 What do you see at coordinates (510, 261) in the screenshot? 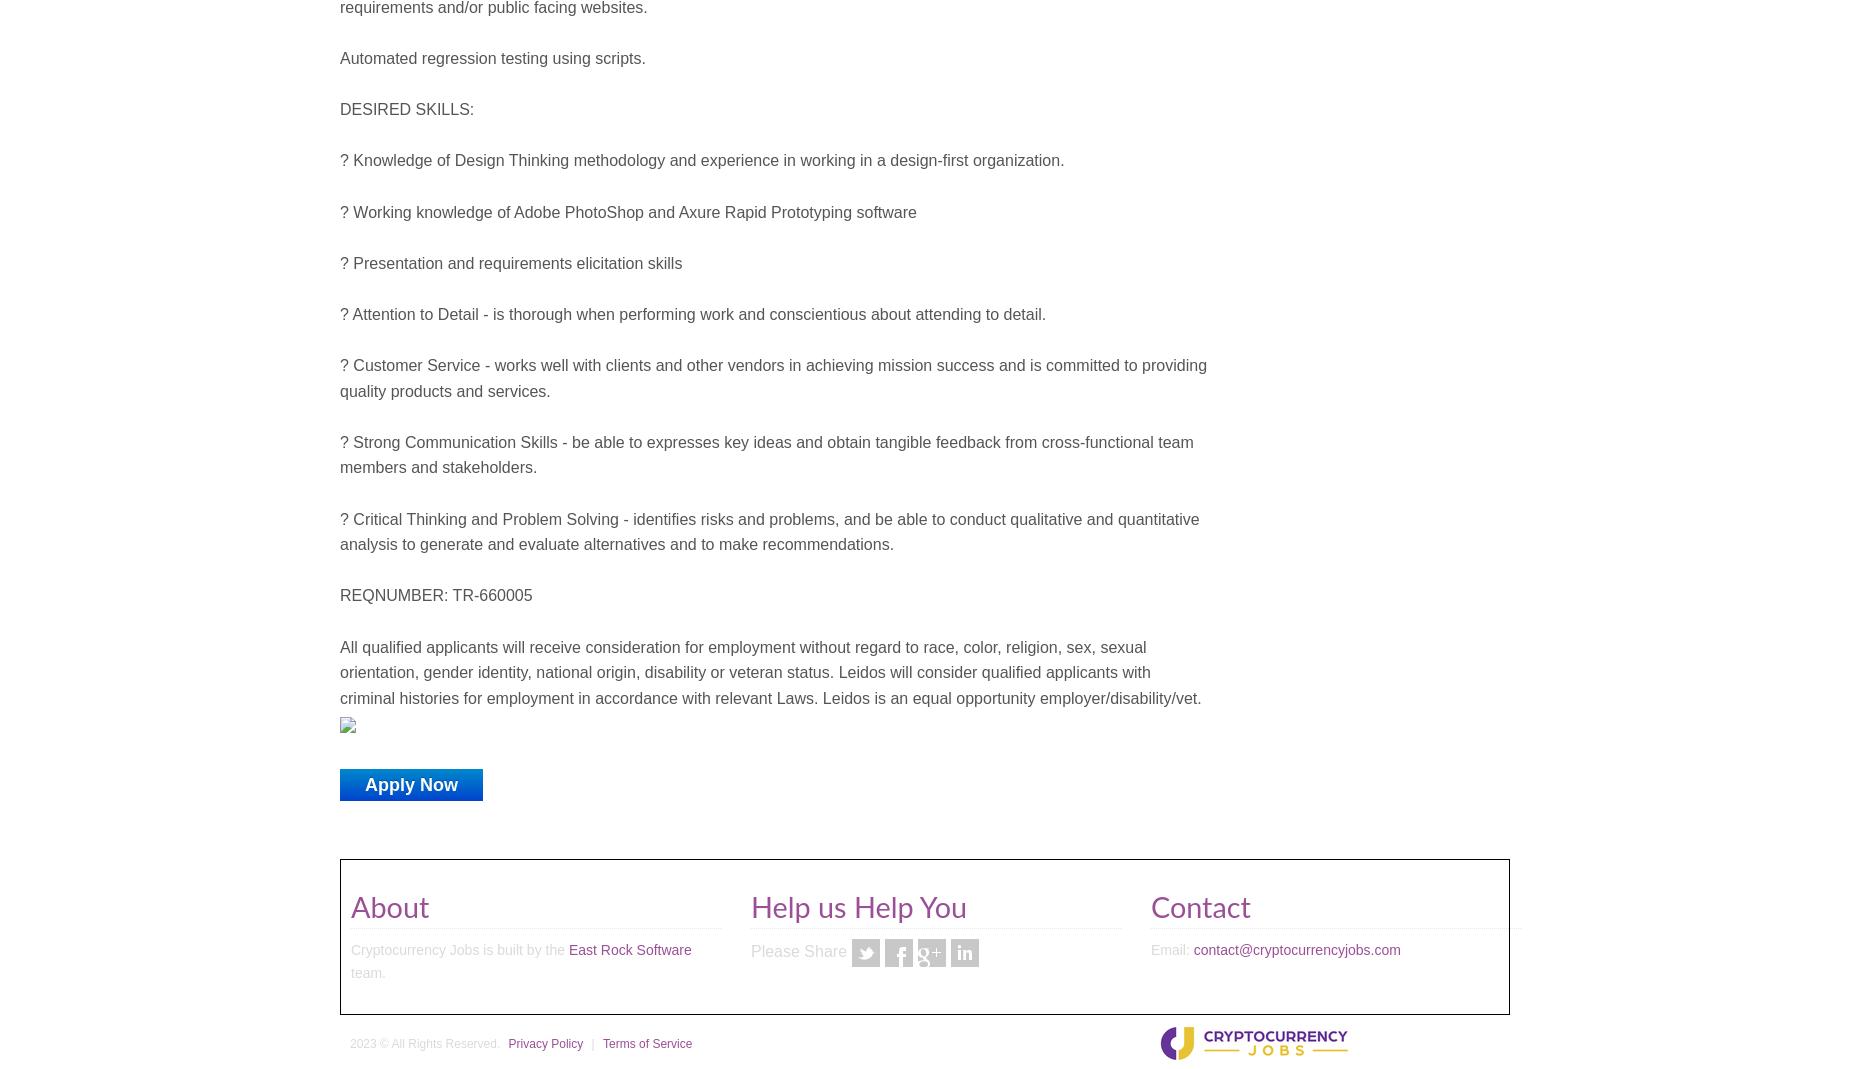
I see `'? Presentation and requirements elicitation skills'` at bounding box center [510, 261].